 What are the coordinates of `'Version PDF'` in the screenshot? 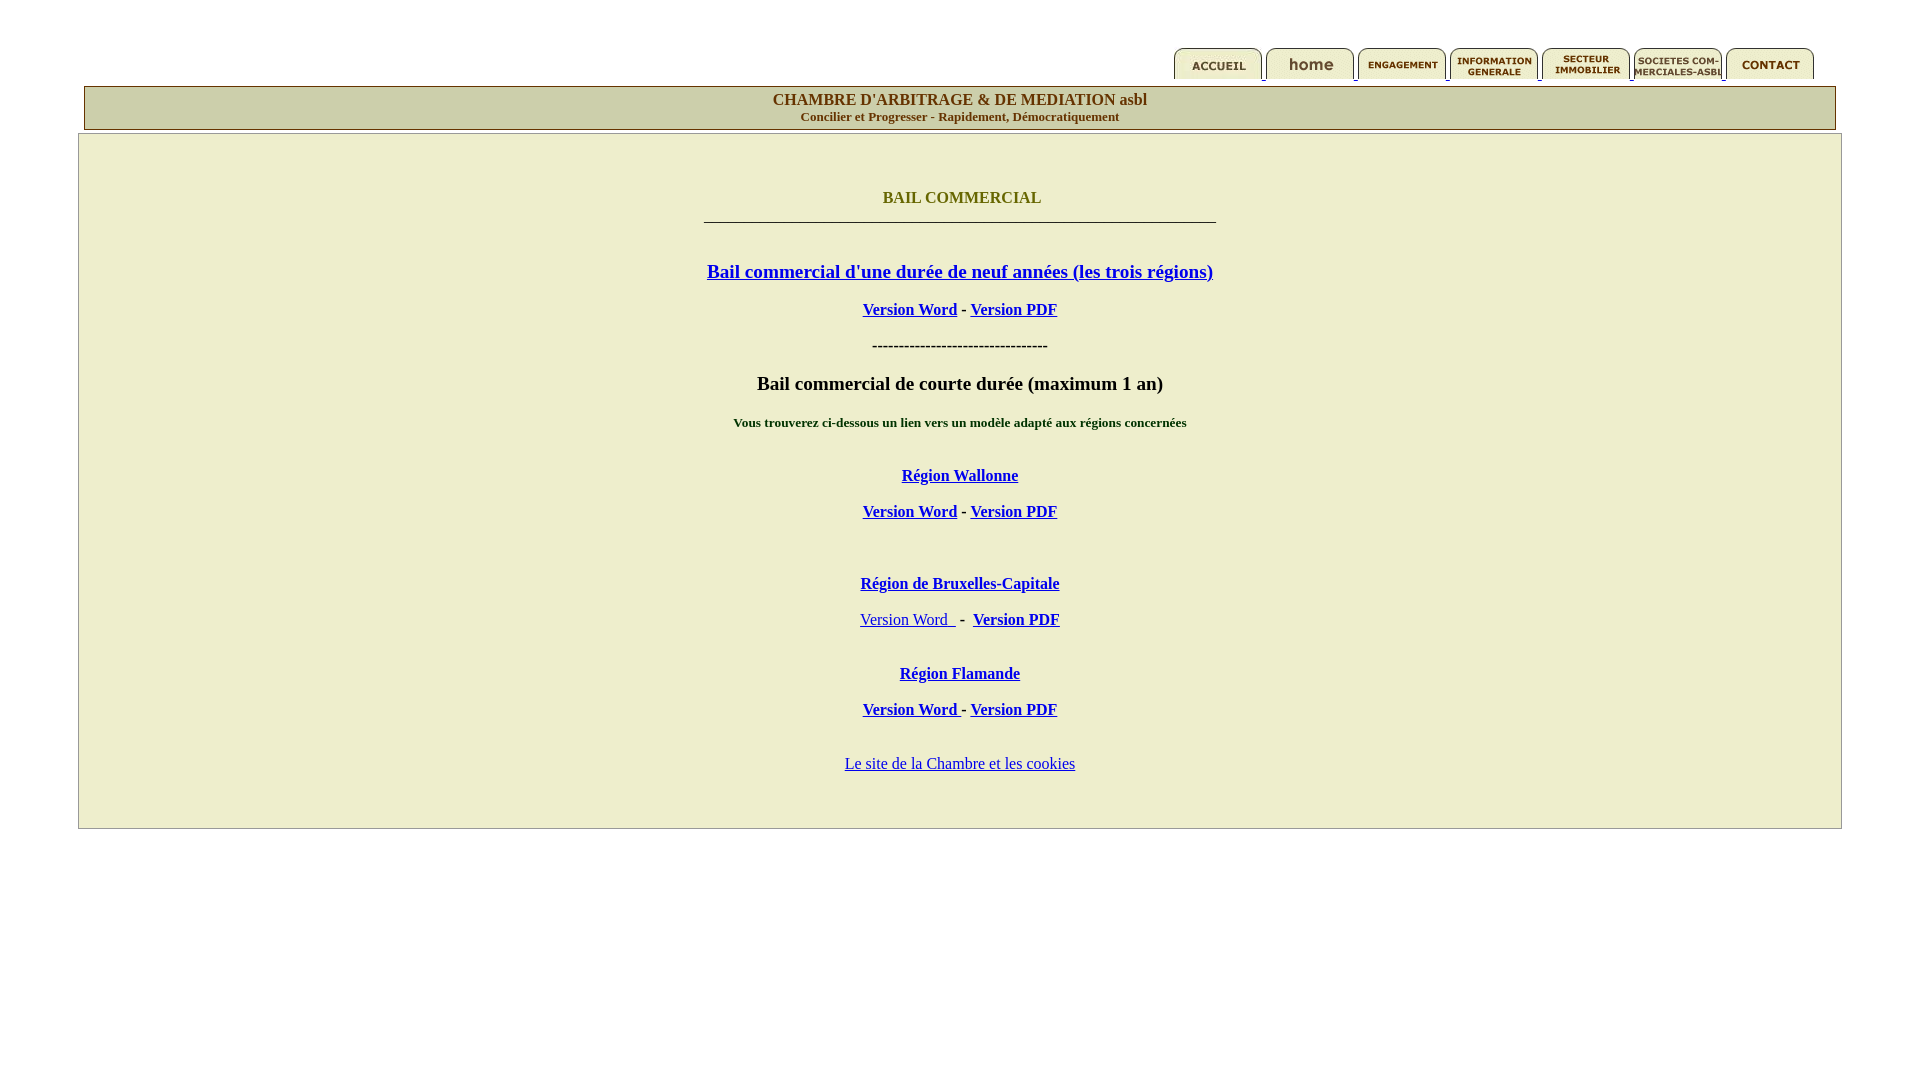 It's located at (1013, 309).